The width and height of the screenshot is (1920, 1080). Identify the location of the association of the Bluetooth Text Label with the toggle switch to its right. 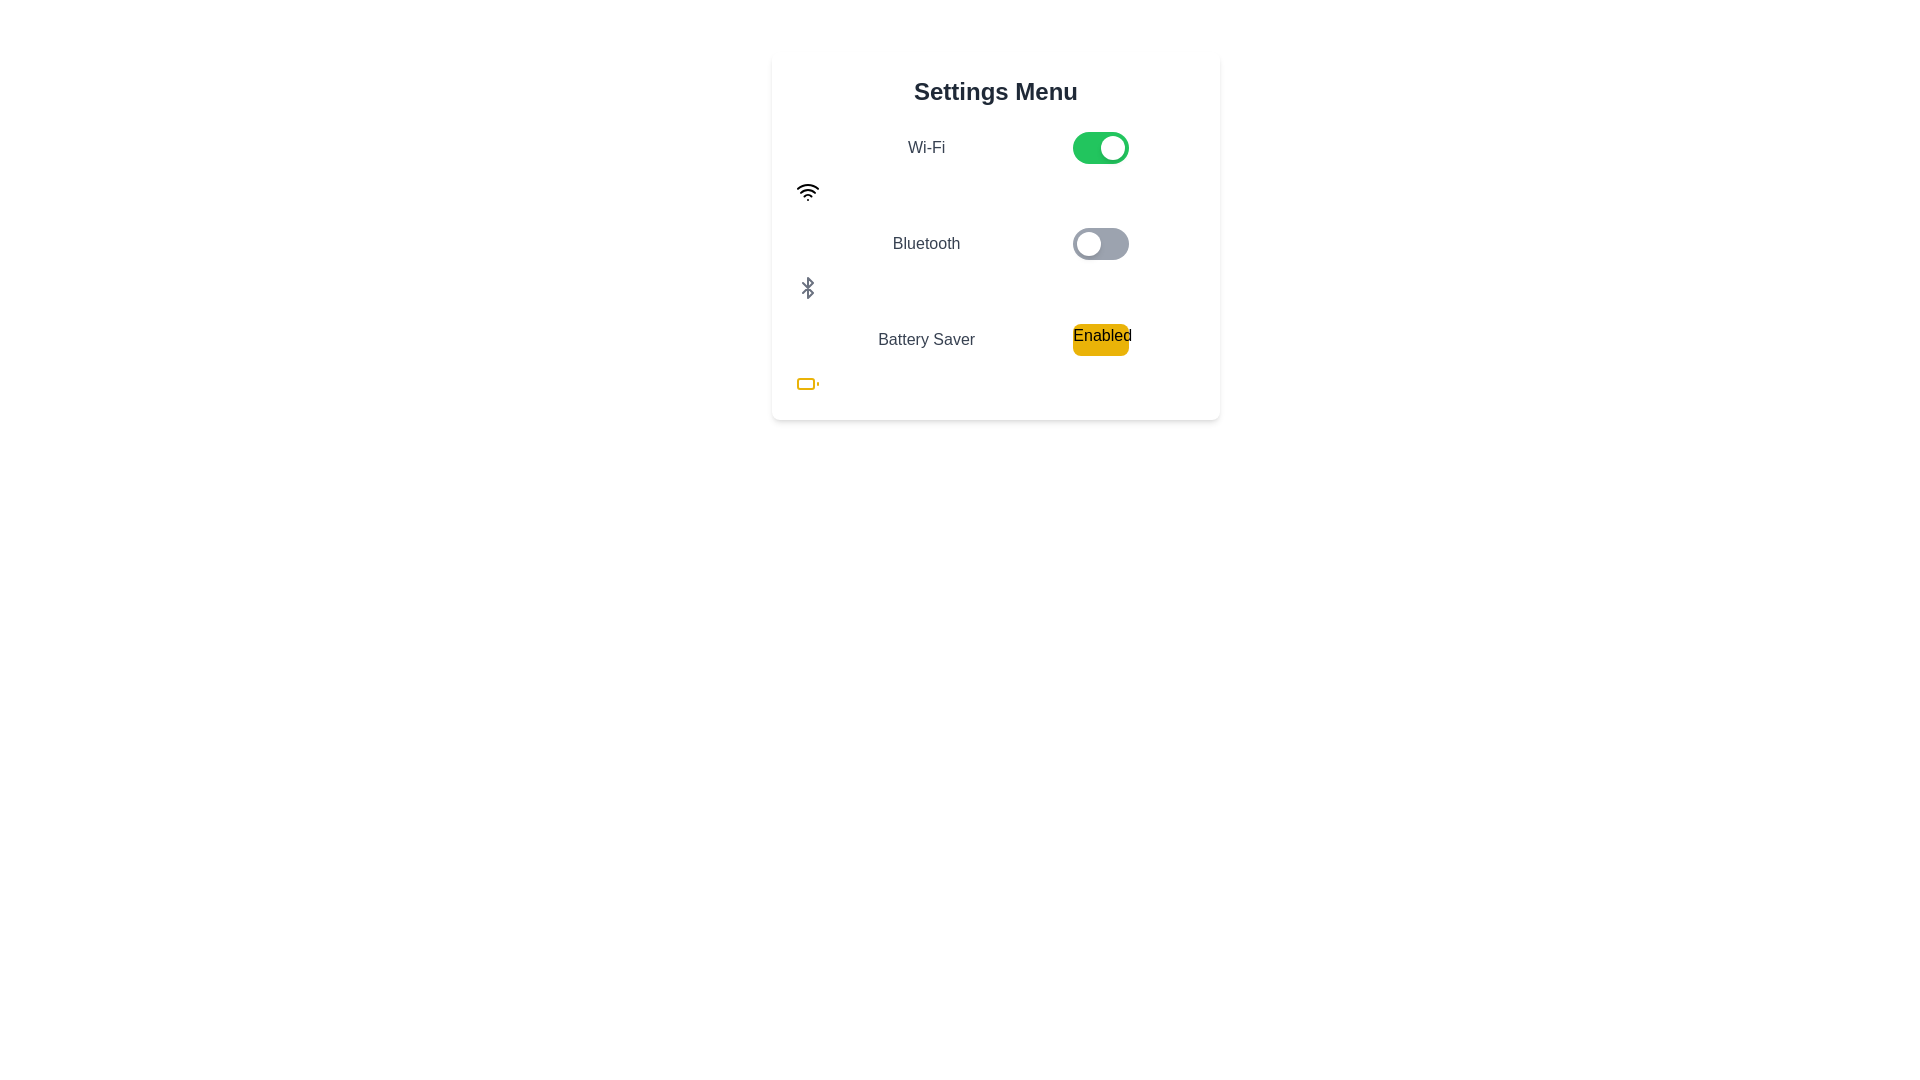
(925, 242).